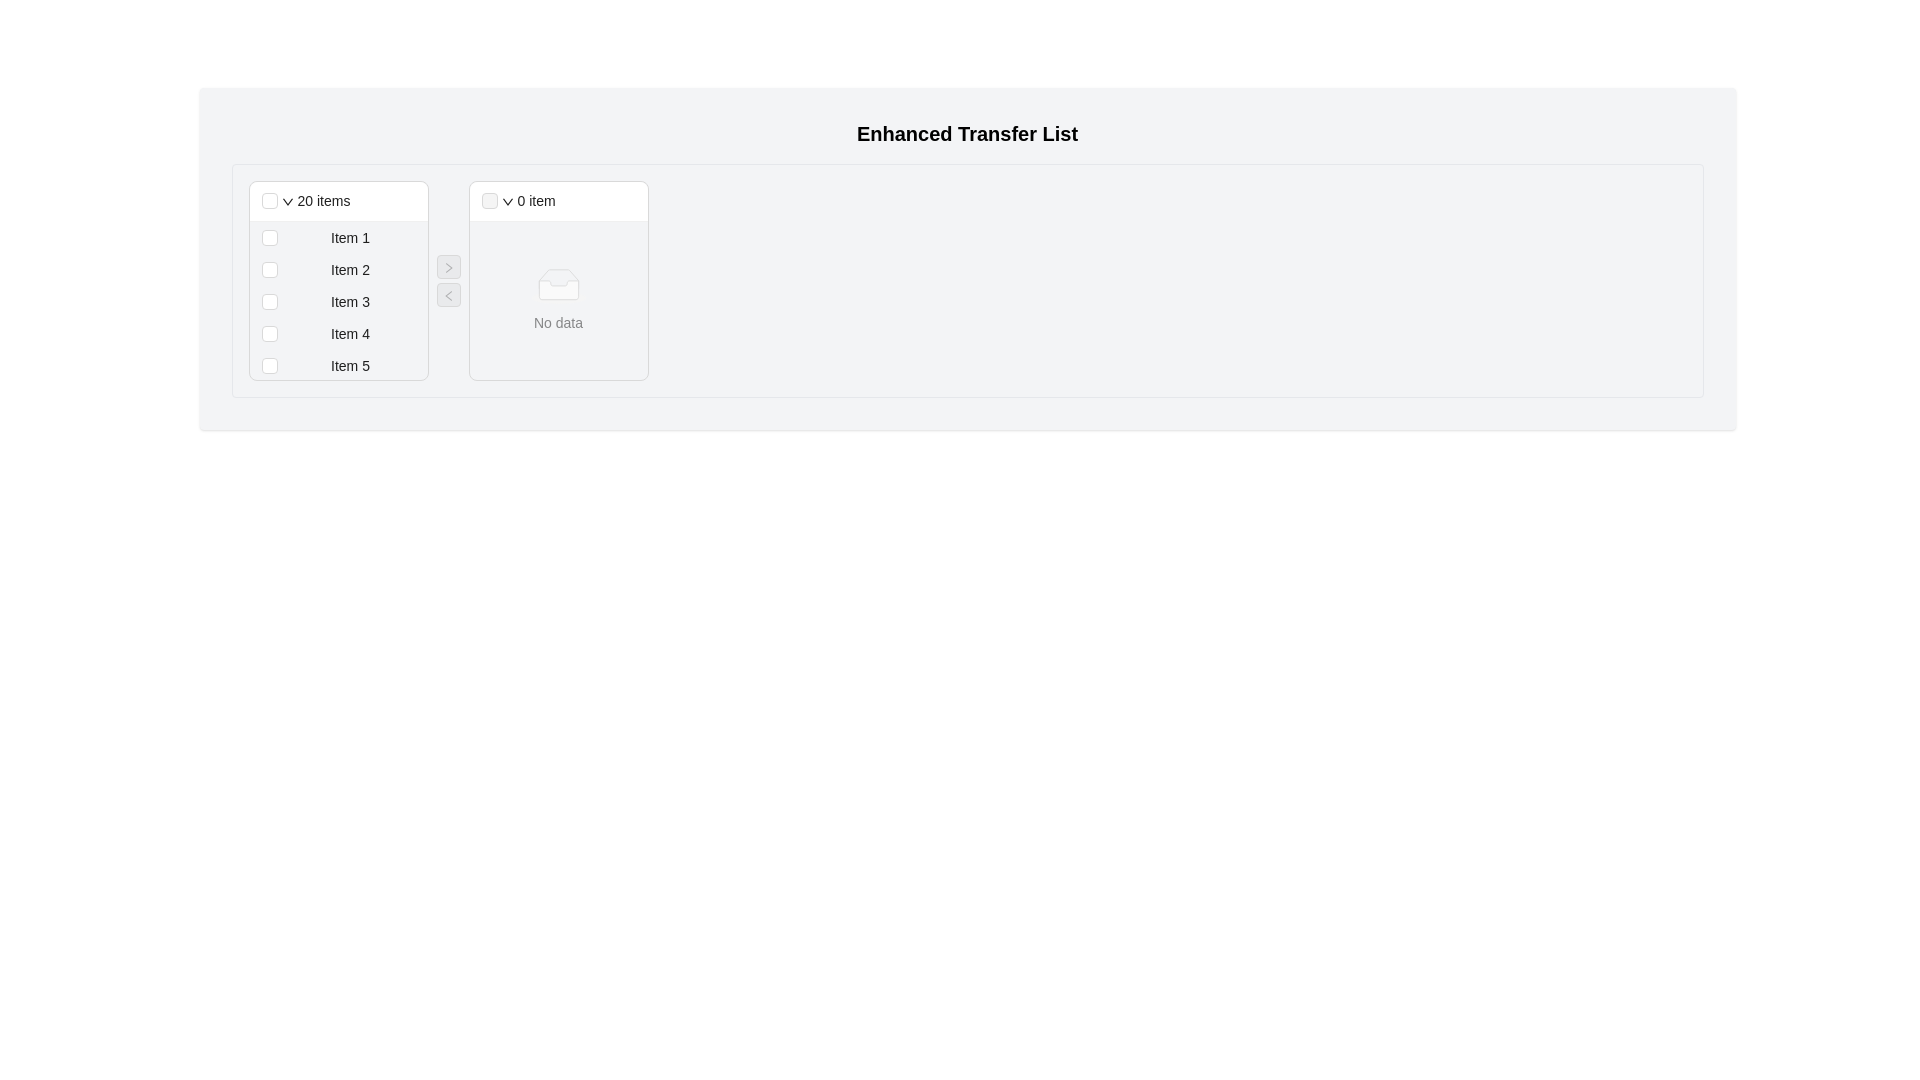 This screenshot has height=1080, width=1920. I want to click on the Dropdown toggle icon located in the header section of the left panel of the transfer list UI, so click(286, 202).